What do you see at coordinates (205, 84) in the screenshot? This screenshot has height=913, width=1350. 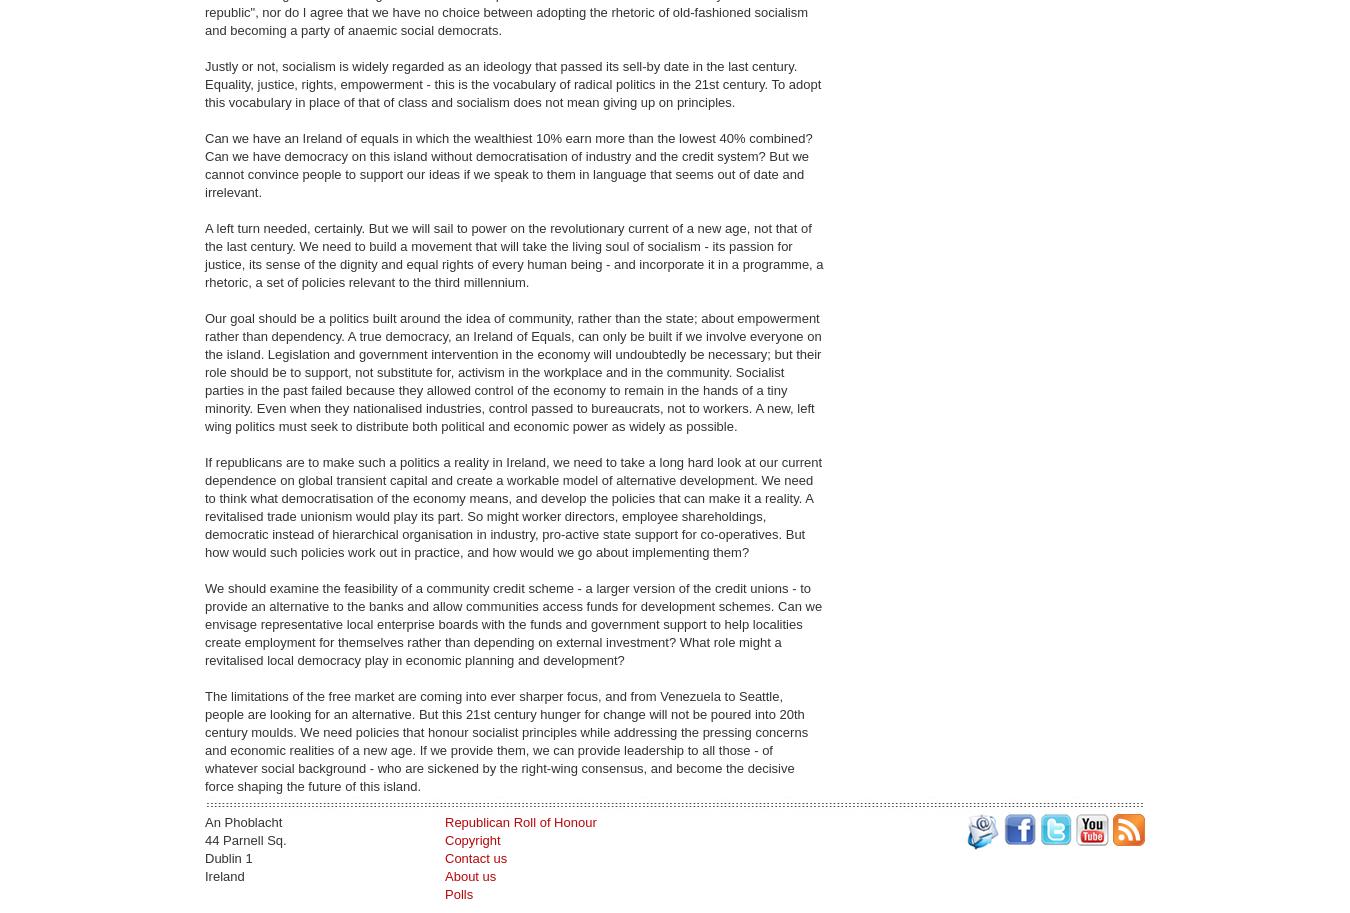 I see `'Justly or not, socialism is widely regarded as an ideology that passed its sell-by date in the last century. Equality, justice, rights, empowerment - this is the vocabulary of radical politics in the 21st century. To adopt this vocabulary in place of that of class and socialism does not mean giving up on principles.'` at bounding box center [205, 84].